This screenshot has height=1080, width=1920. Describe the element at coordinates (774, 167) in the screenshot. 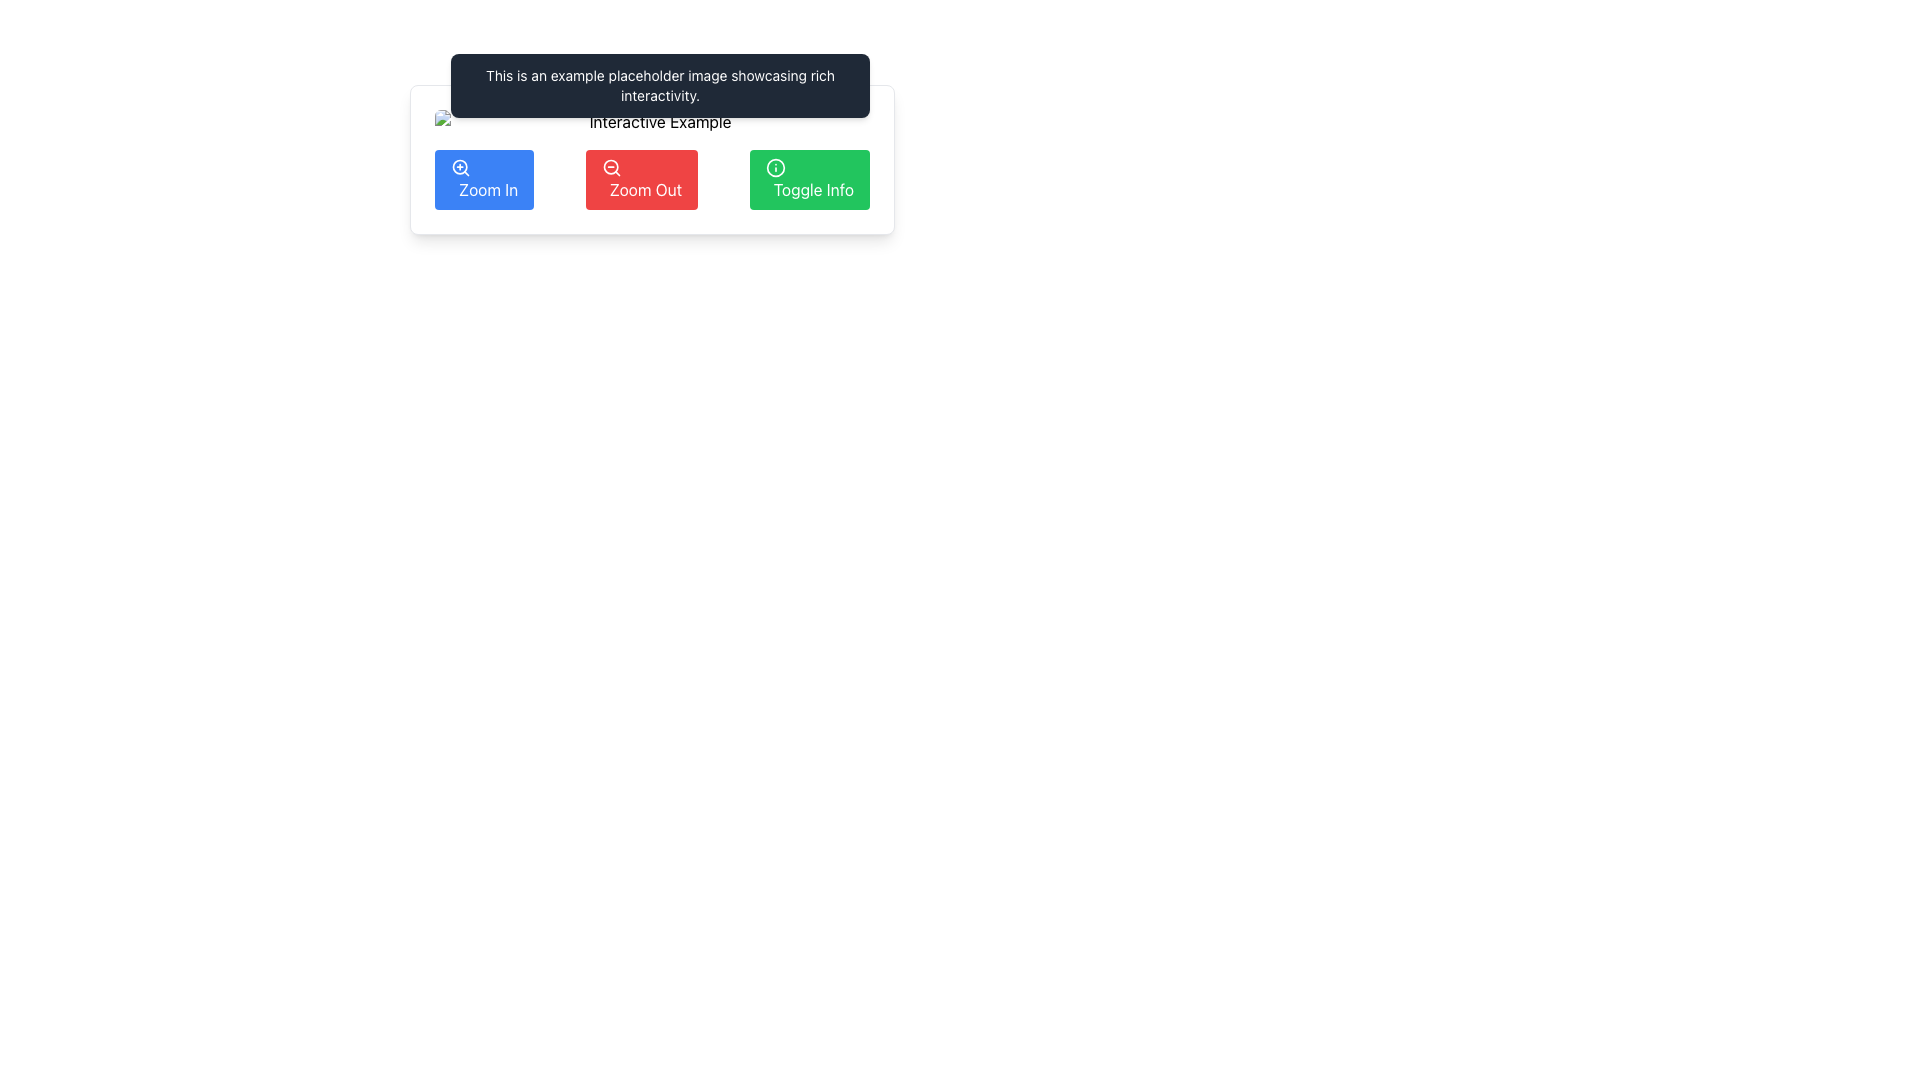

I see `the circular info icon located within the green 'Toggle Info' button` at that location.